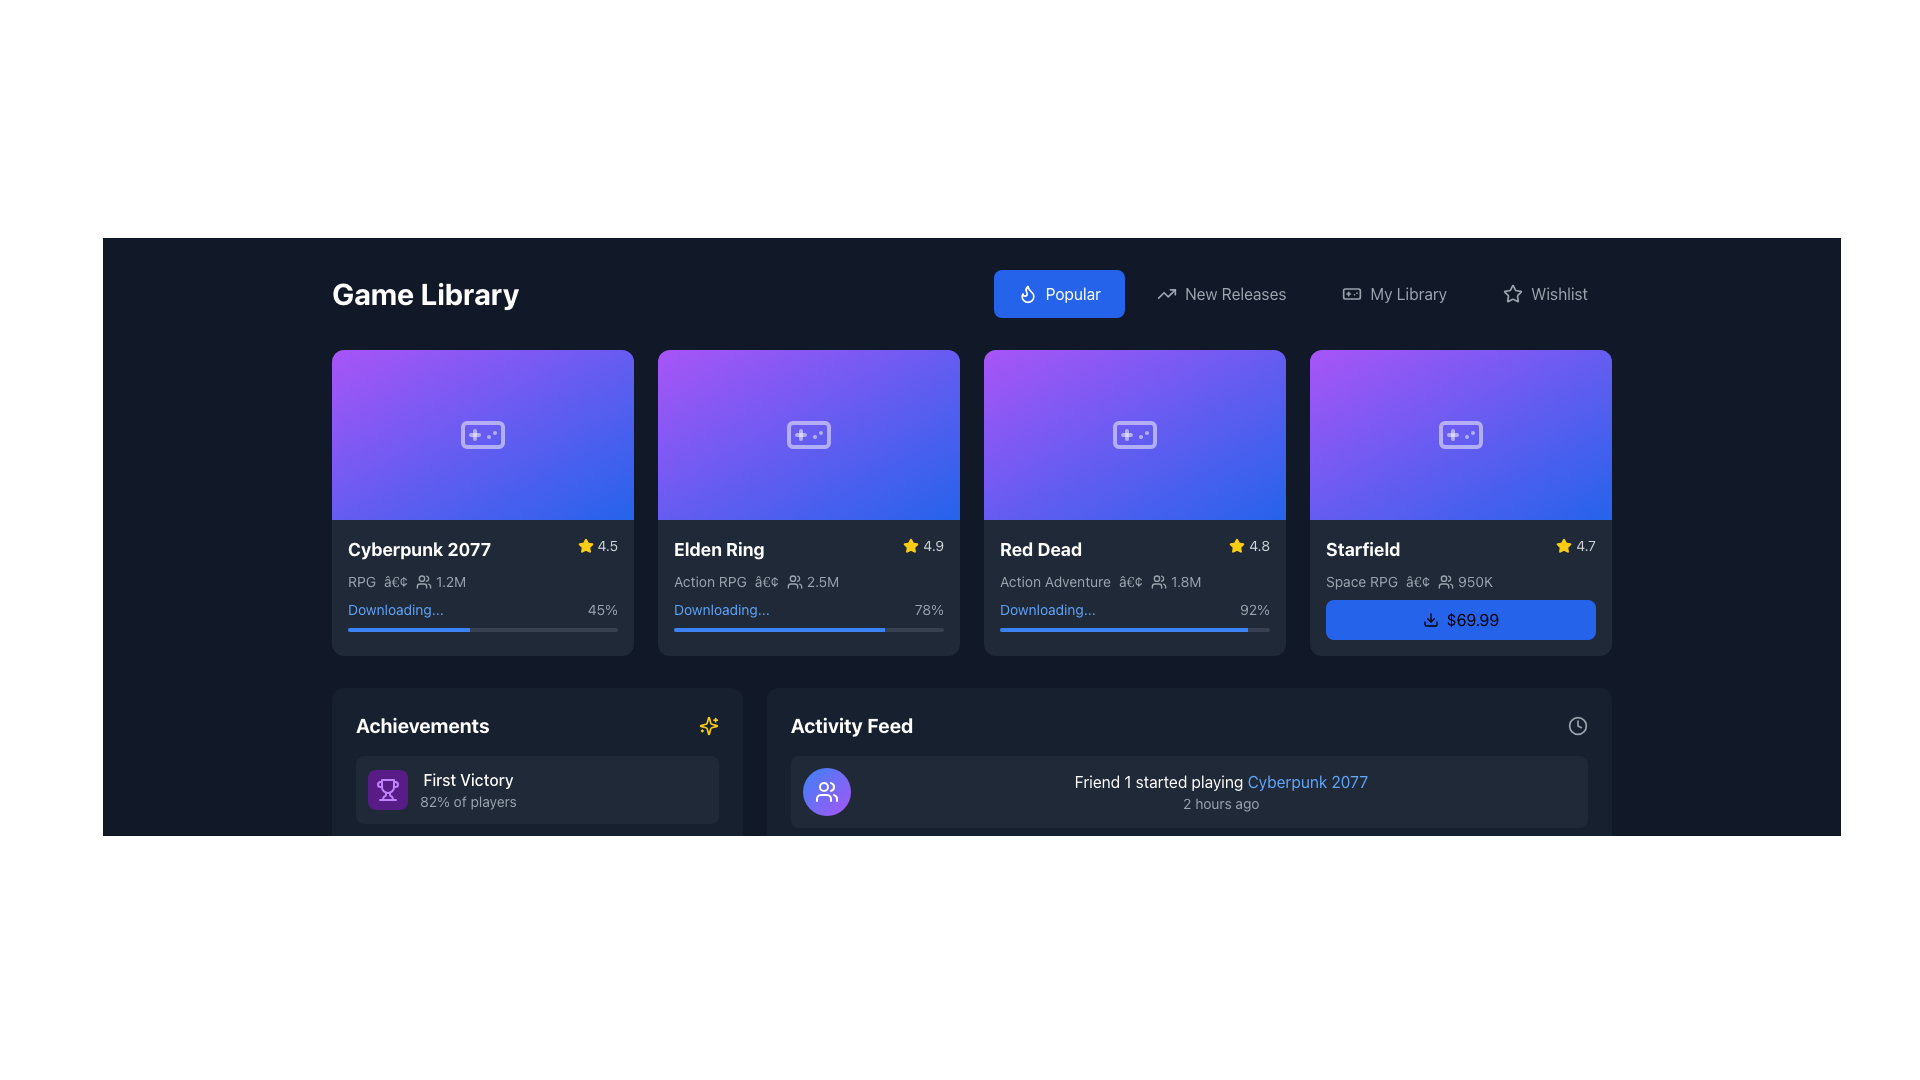  What do you see at coordinates (1473, 618) in the screenshot?
I see `the text element displaying '$69.99' in bold, black font located at the bottom center of the 'Starfield' card, inside a blue button-like area` at bounding box center [1473, 618].